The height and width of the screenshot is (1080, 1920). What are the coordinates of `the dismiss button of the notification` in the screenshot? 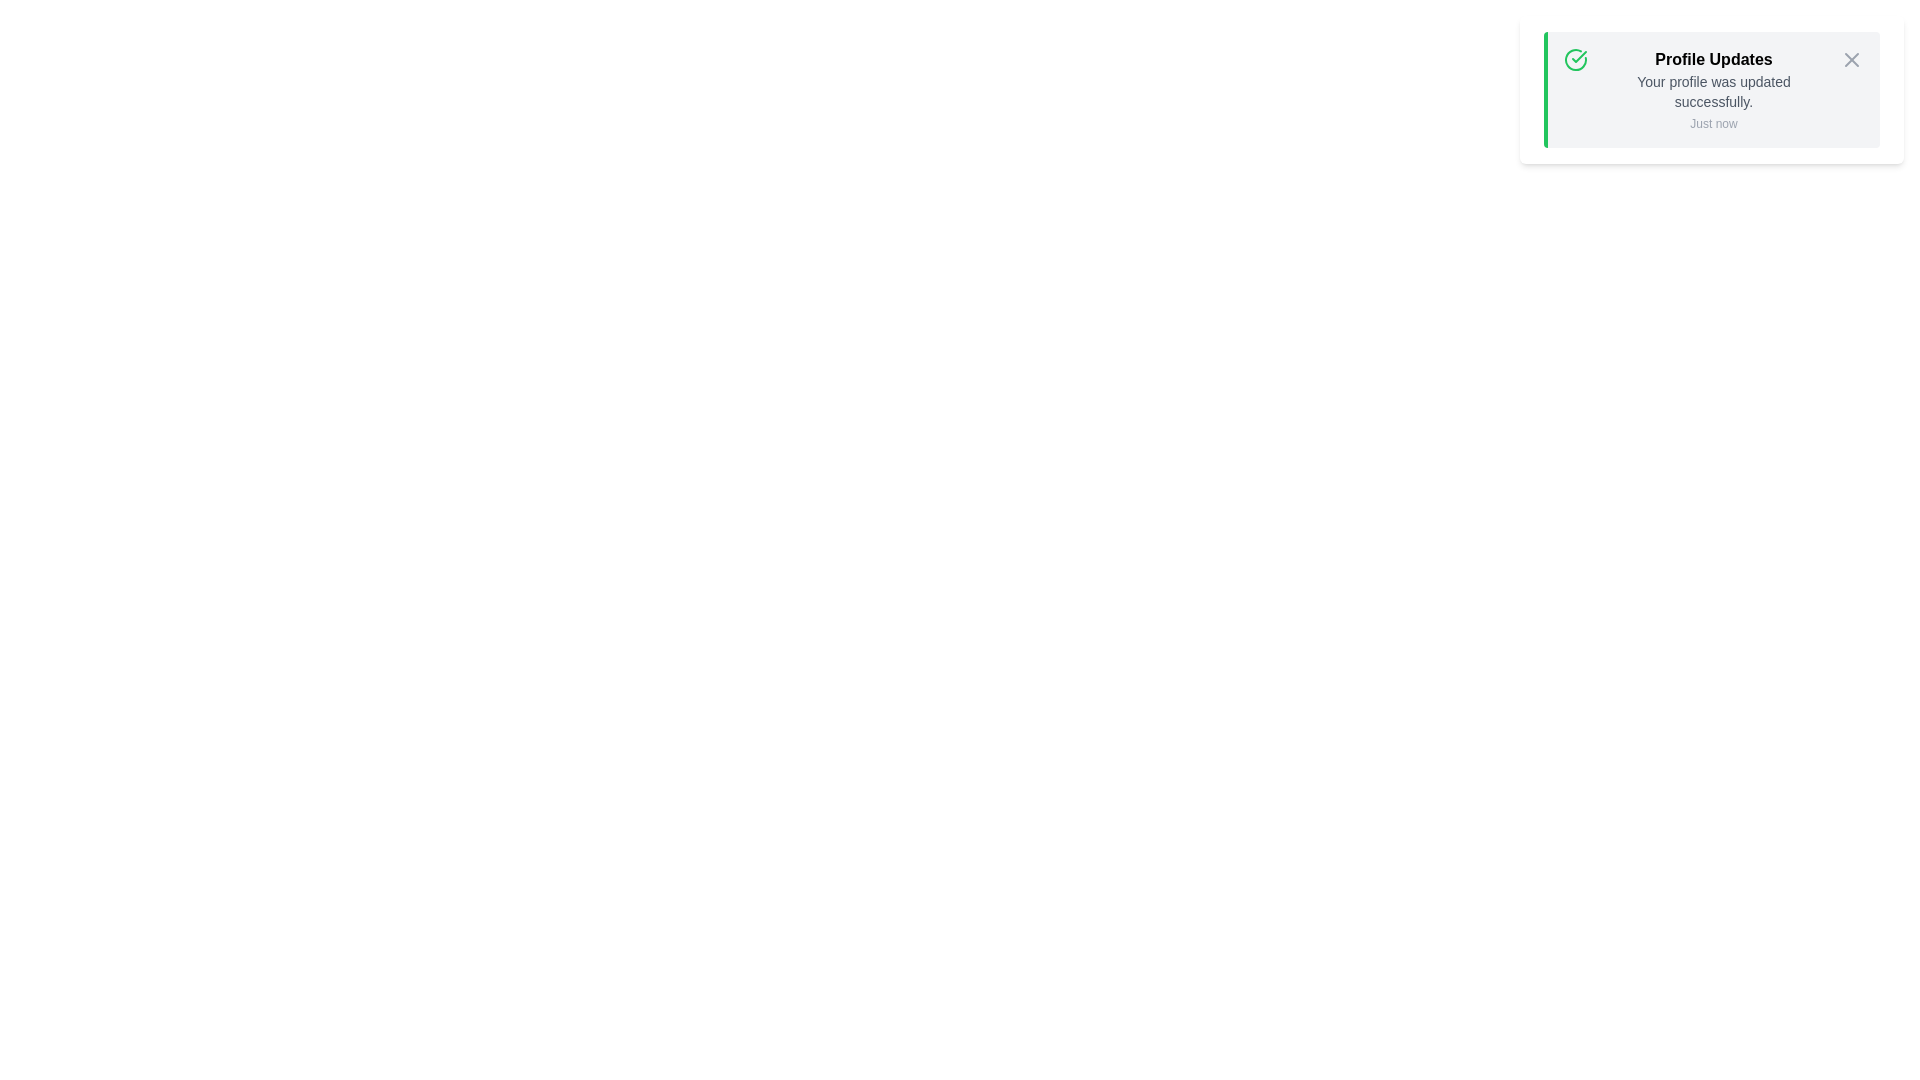 It's located at (1851, 59).